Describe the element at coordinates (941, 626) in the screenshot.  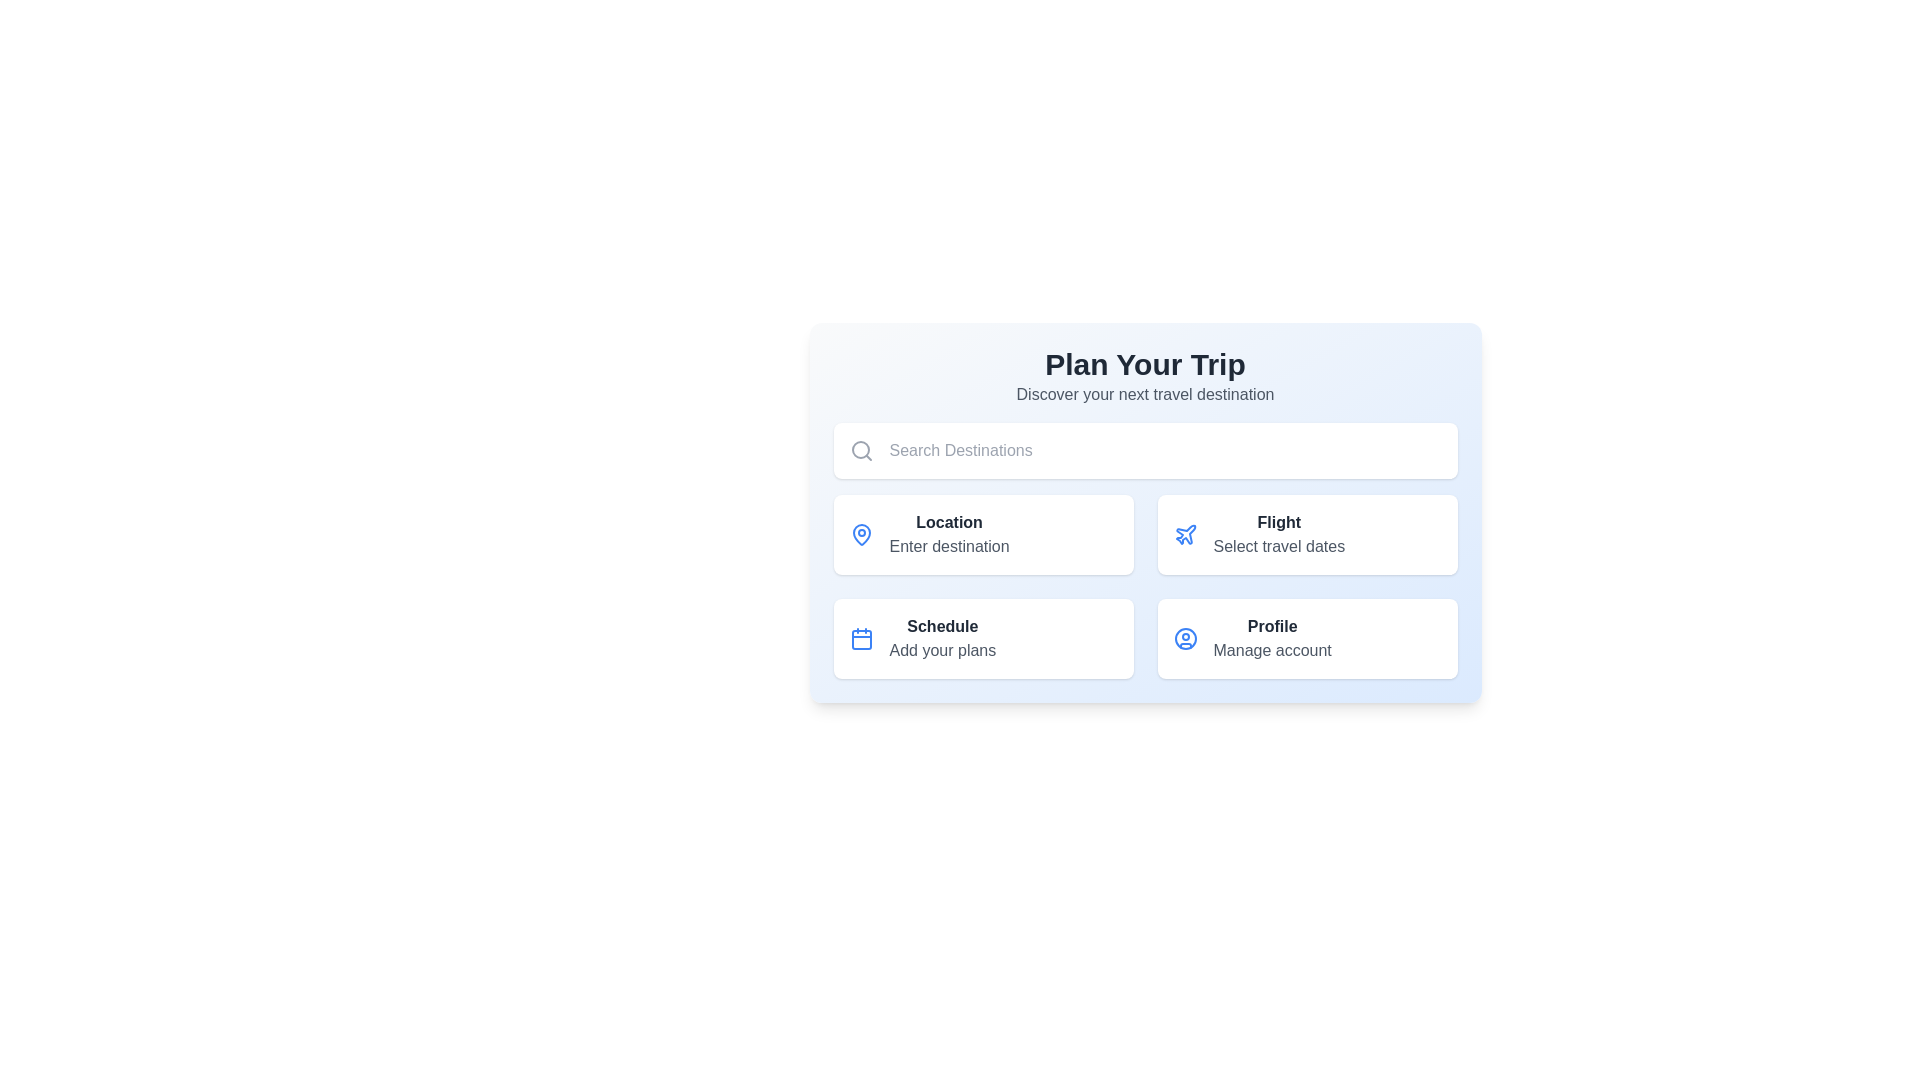
I see `the 'Schedule' text label, which is styled in bold dark gray and positioned at the top of the 'Schedule Add your plans' interface option, located in the bottom-left quadrant of the grid` at that location.